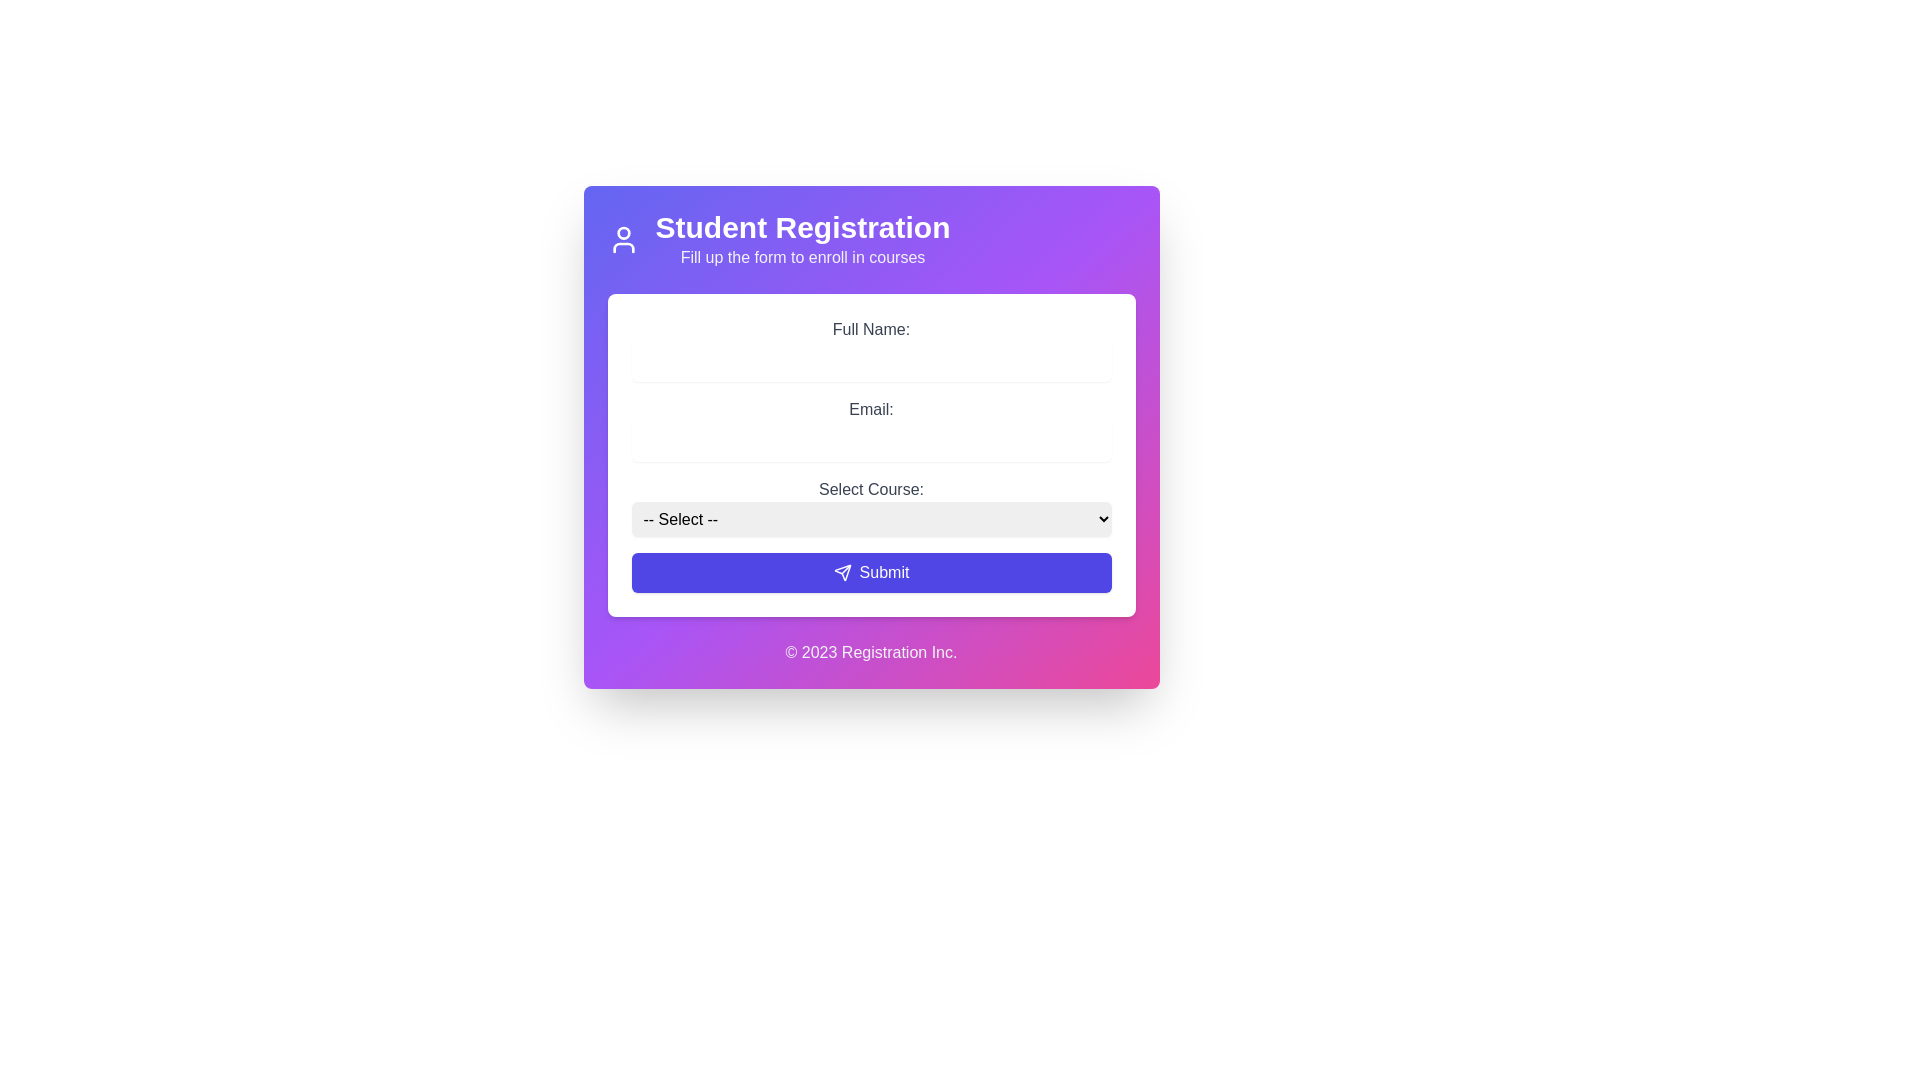  Describe the element at coordinates (883, 573) in the screenshot. I see `textual content of the submit button label located at the bottom center of the form, aligned with a send icon` at that location.